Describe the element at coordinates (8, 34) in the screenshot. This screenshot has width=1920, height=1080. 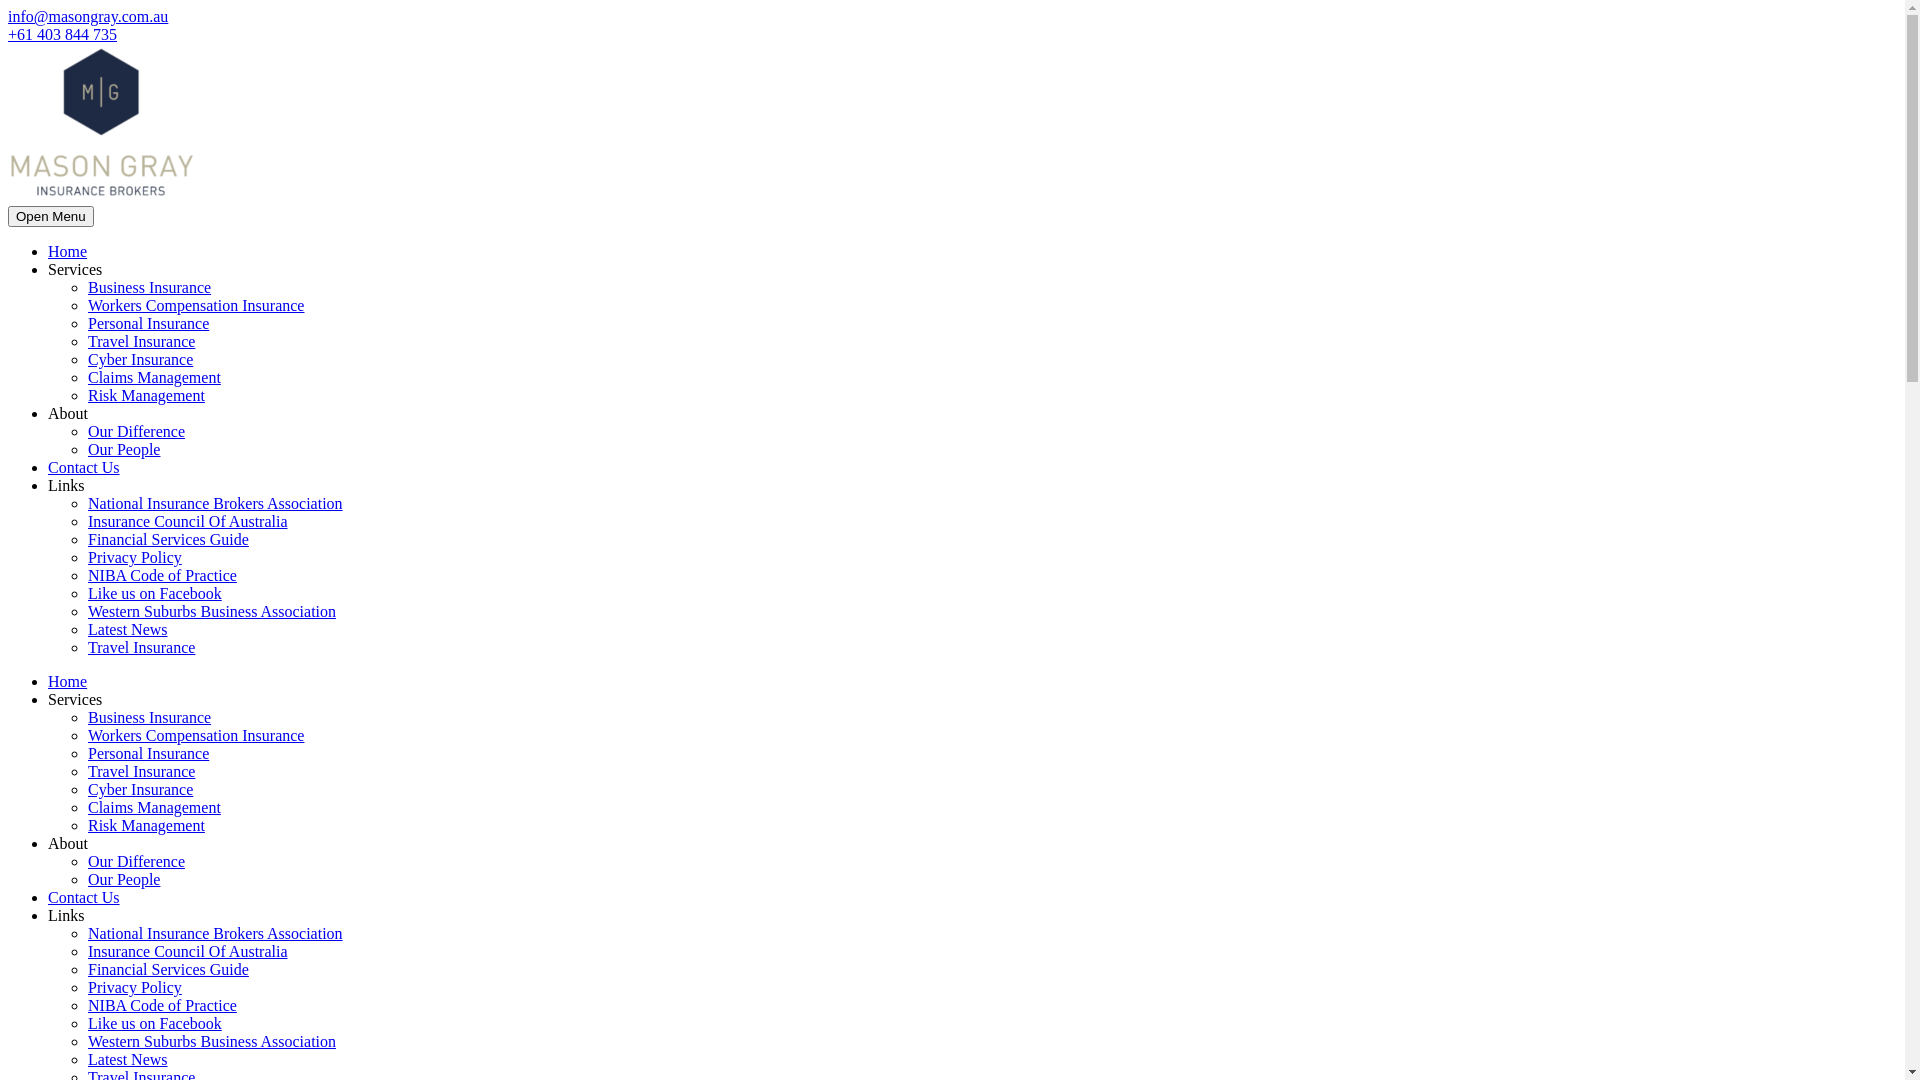
I see `'+61 403 844 735'` at that location.